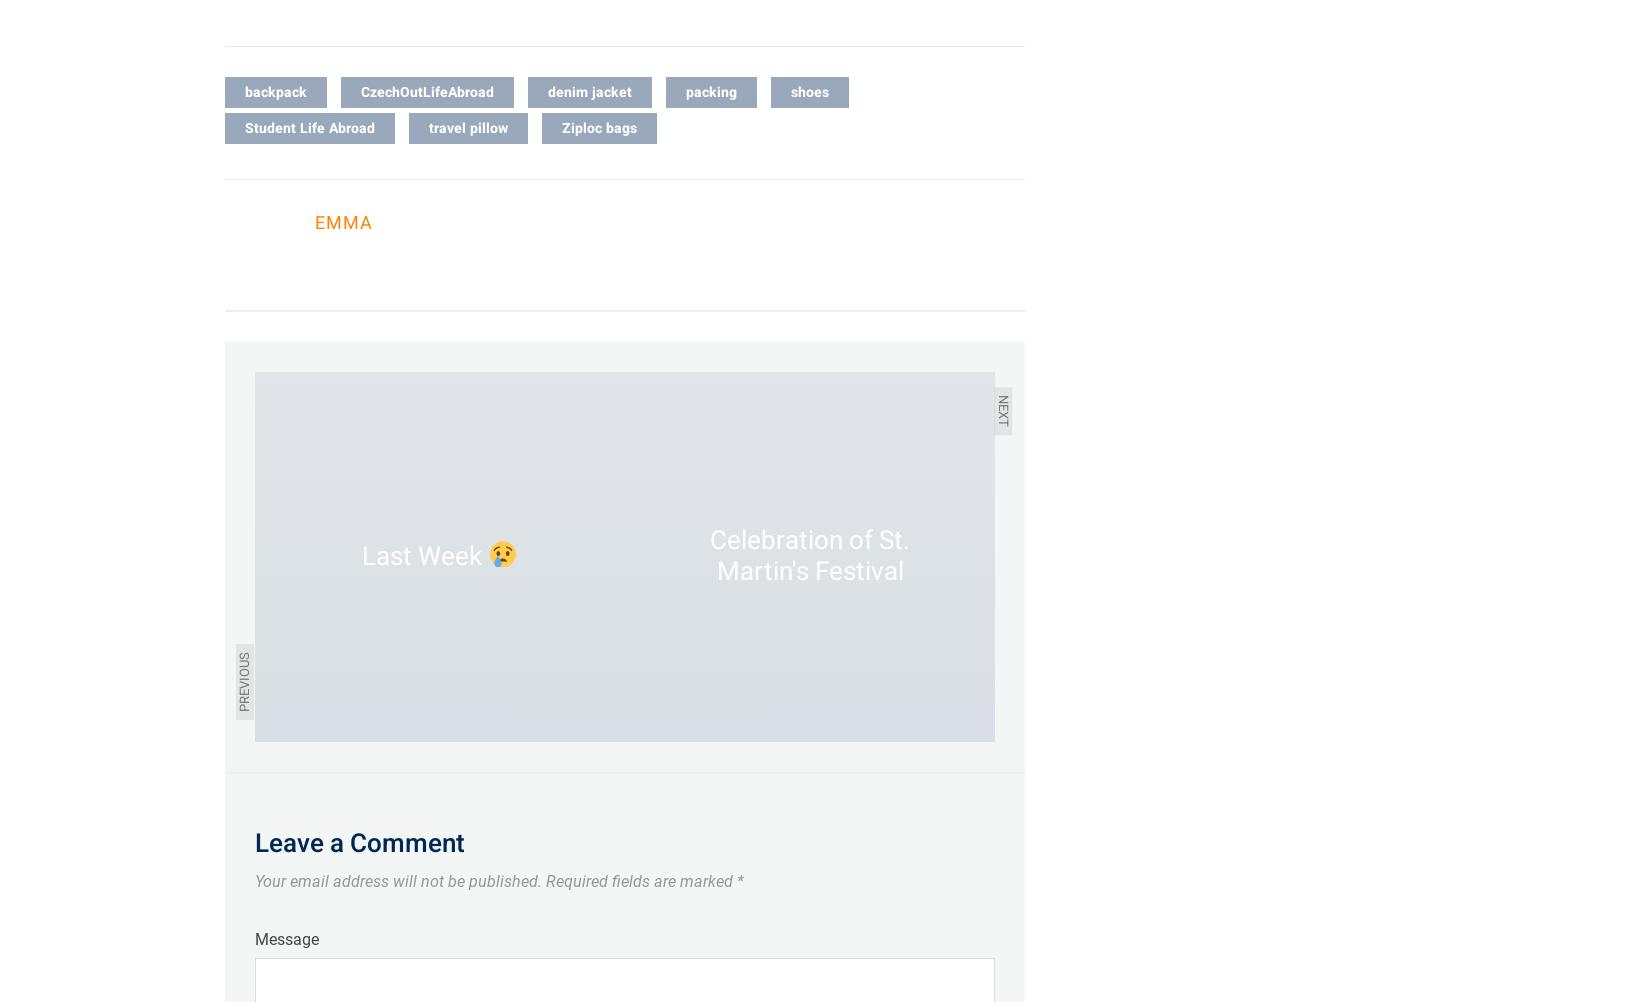 The width and height of the screenshot is (1650, 1002). I want to click on 'denim jacket', so click(589, 90).